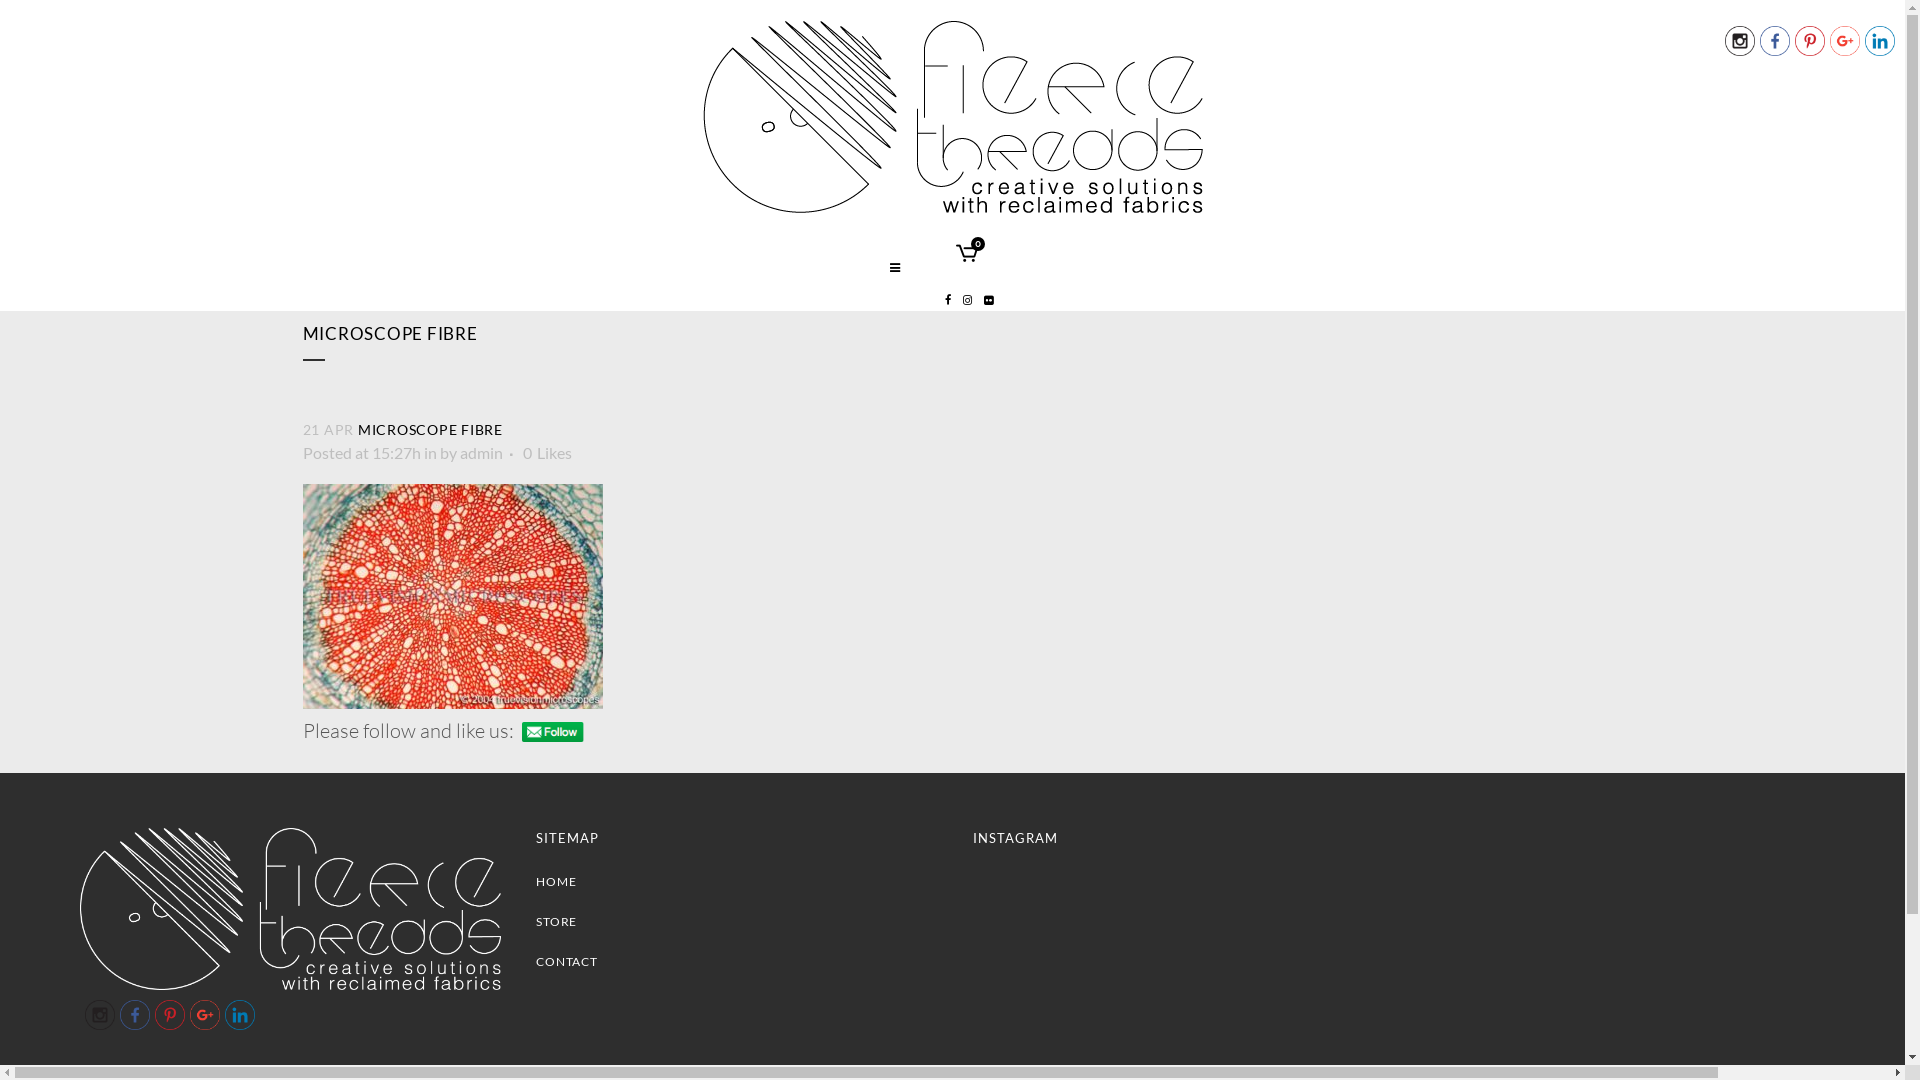  Describe the element at coordinates (225, 1014) in the screenshot. I see `'LinkedIn'` at that location.